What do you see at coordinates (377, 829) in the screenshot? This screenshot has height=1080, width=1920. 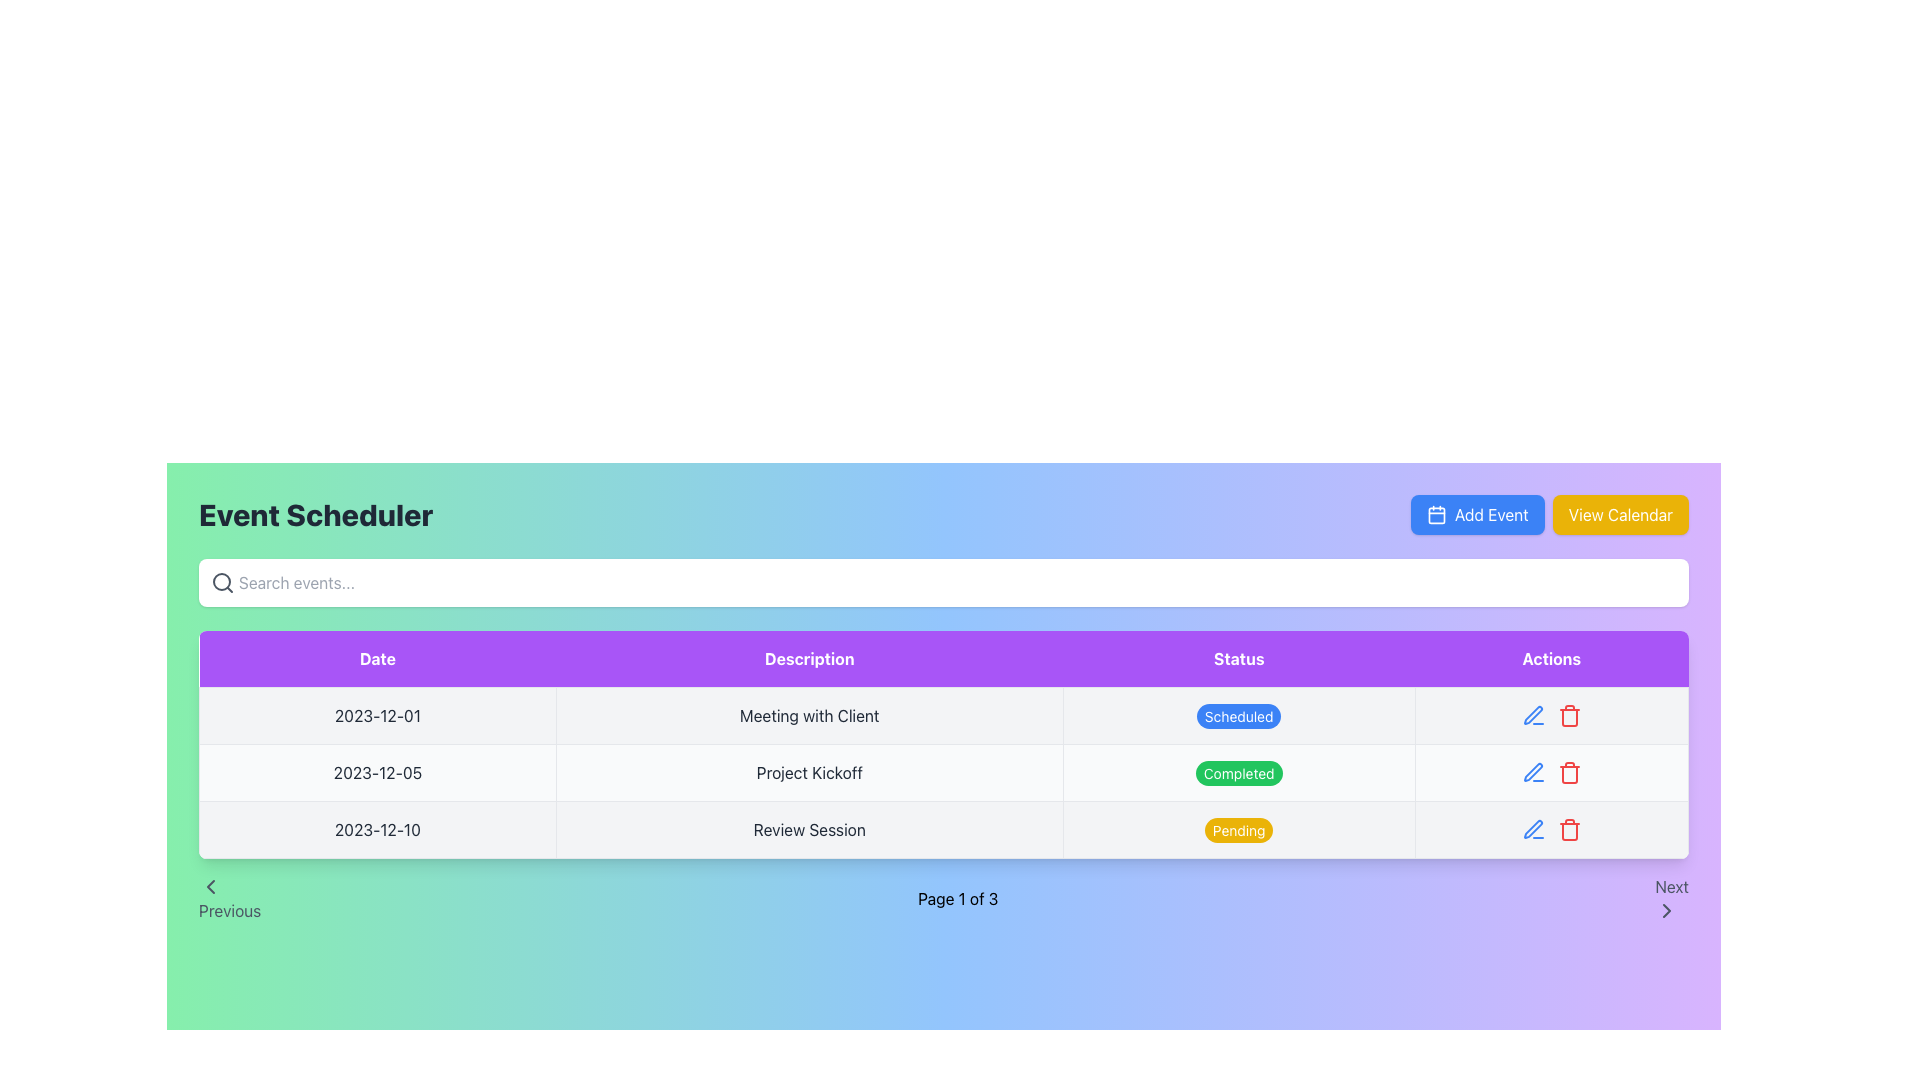 I see `the text element displaying '2023-12-10' in the 'Date' column of the third row of the table` at bounding box center [377, 829].